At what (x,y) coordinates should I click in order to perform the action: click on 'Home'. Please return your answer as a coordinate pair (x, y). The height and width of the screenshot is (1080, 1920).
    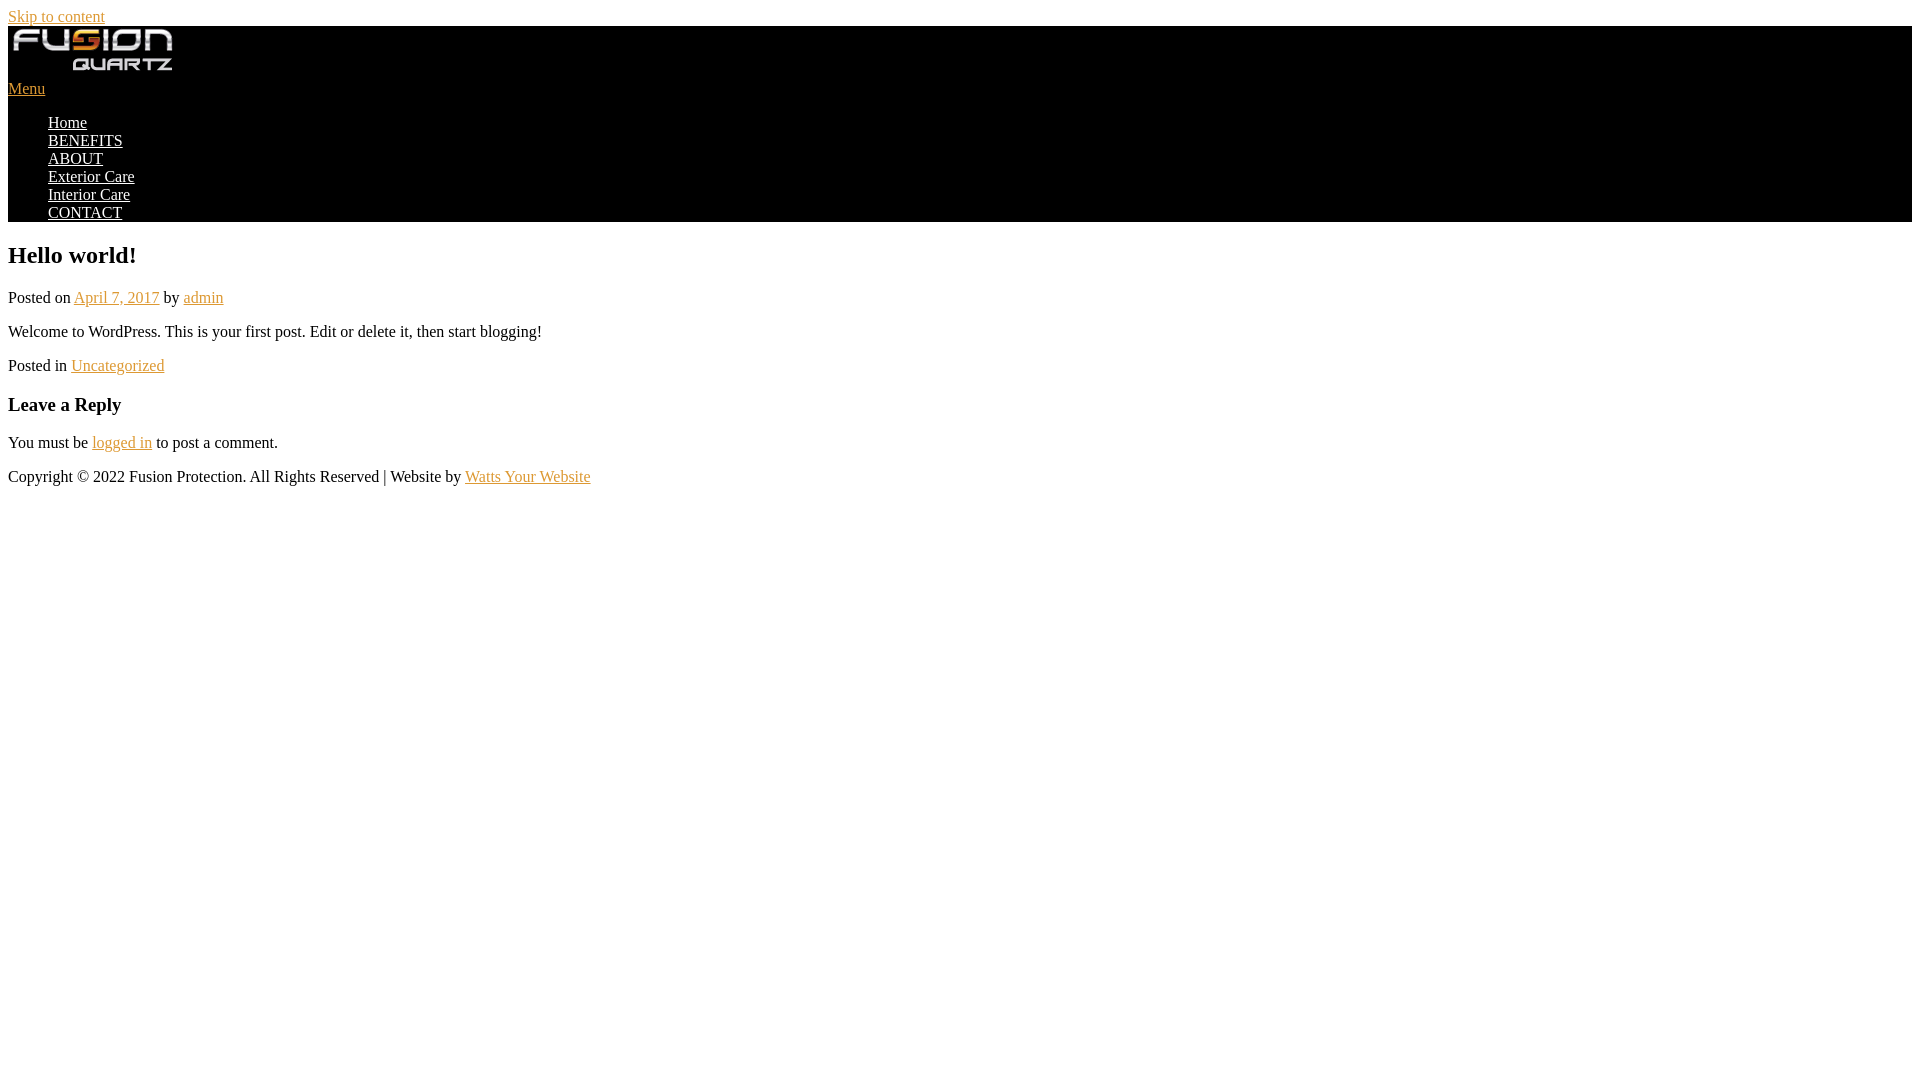
    Looking at the image, I should click on (67, 122).